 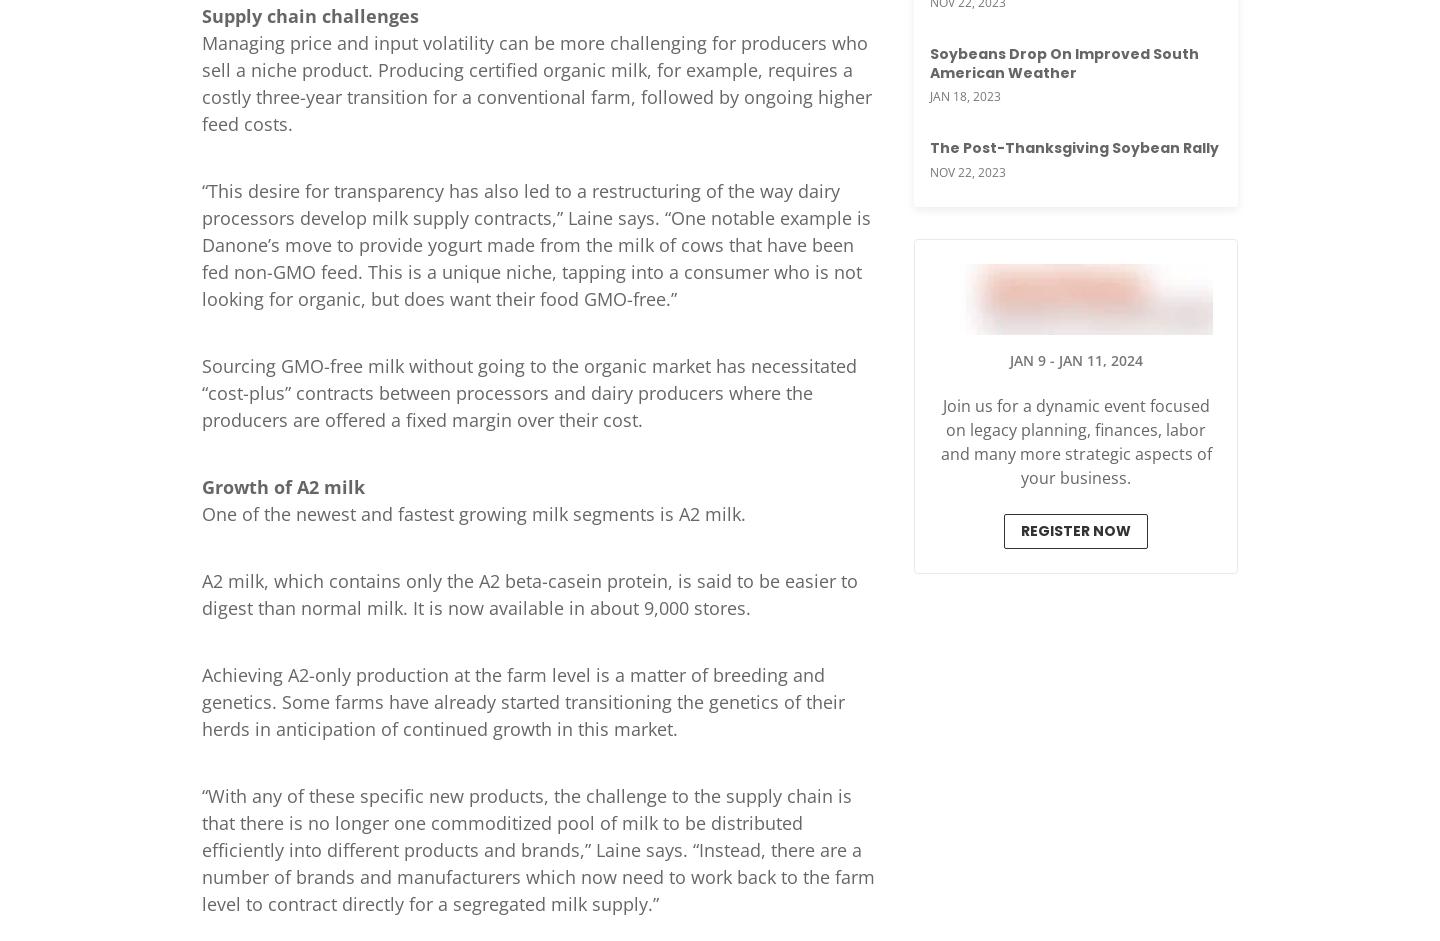 What do you see at coordinates (529, 592) in the screenshot?
I see `'A2 milk, which contains only the A2 beta-casein protein, is said to be easier to digest than normal milk. It is now available in about 9,000 stores.'` at bounding box center [529, 592].